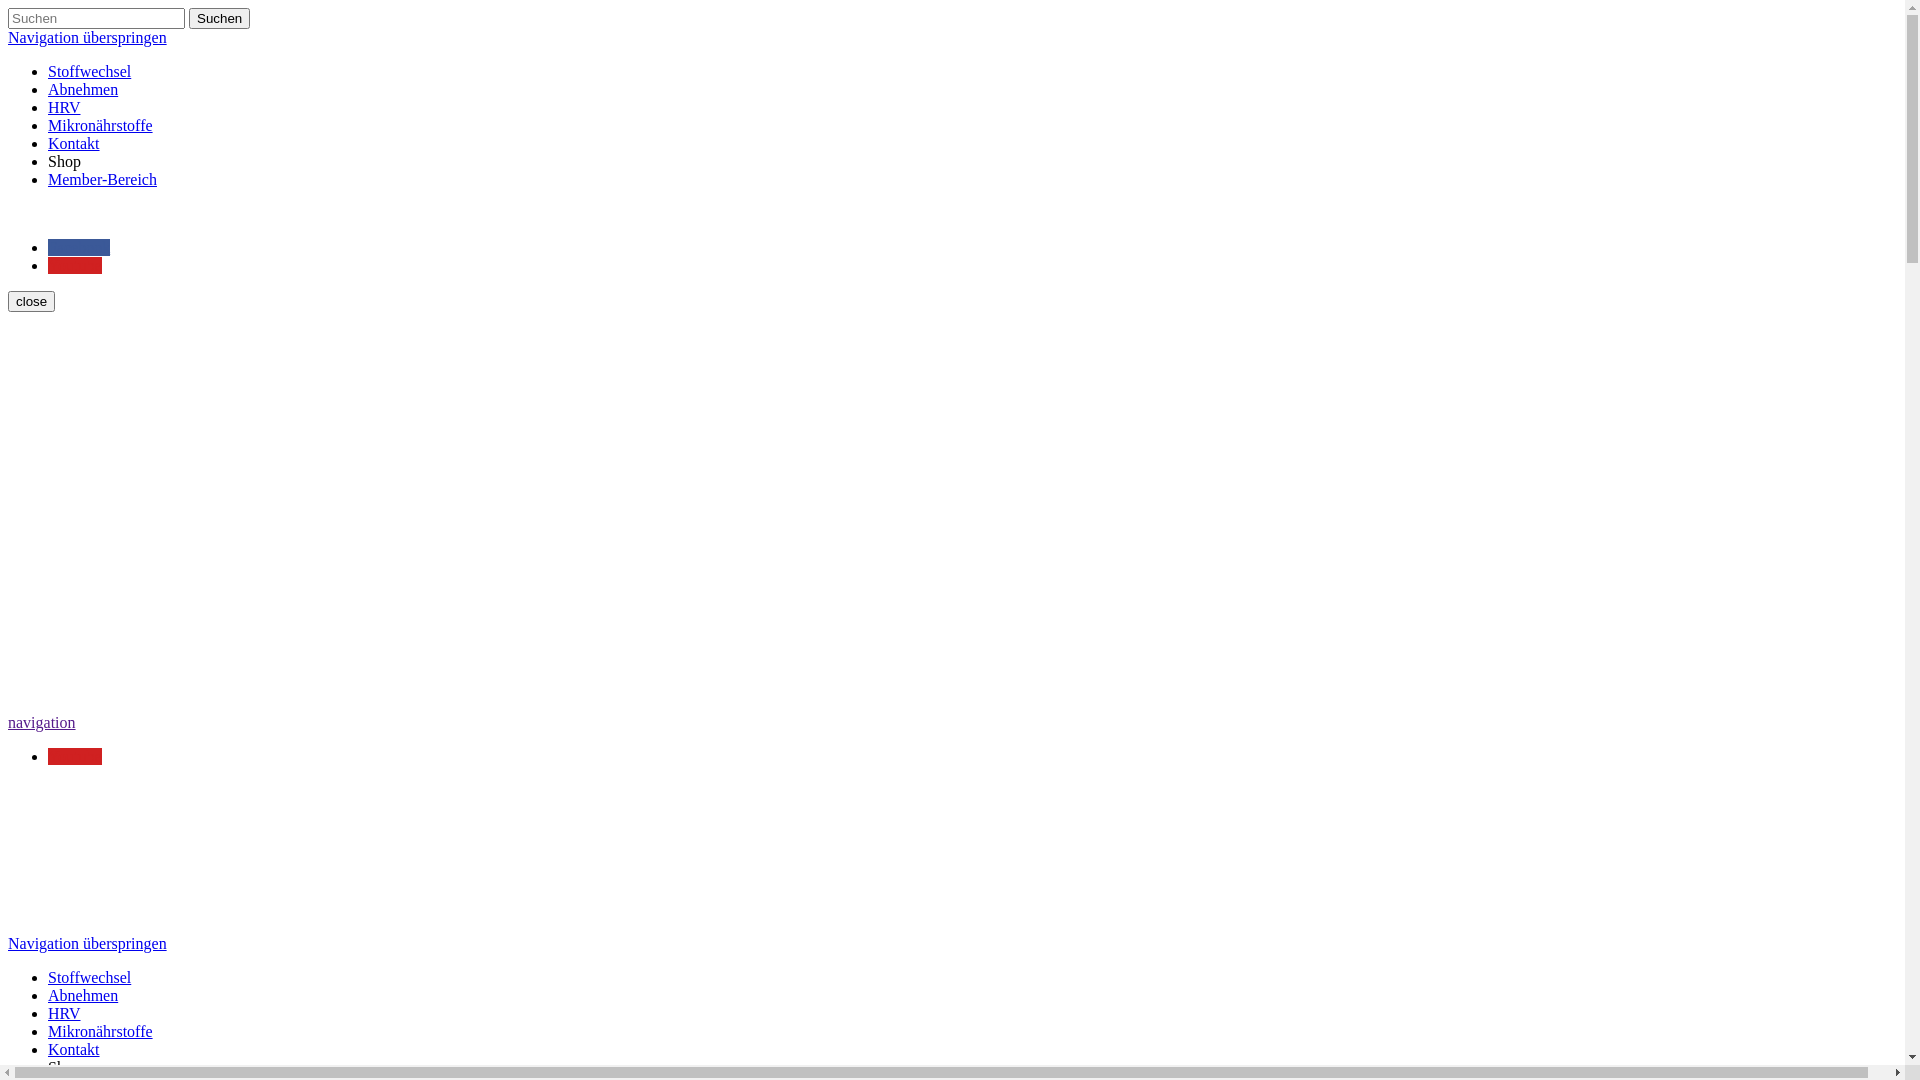  I want to click on 'Kontakt', so click(73, 142).